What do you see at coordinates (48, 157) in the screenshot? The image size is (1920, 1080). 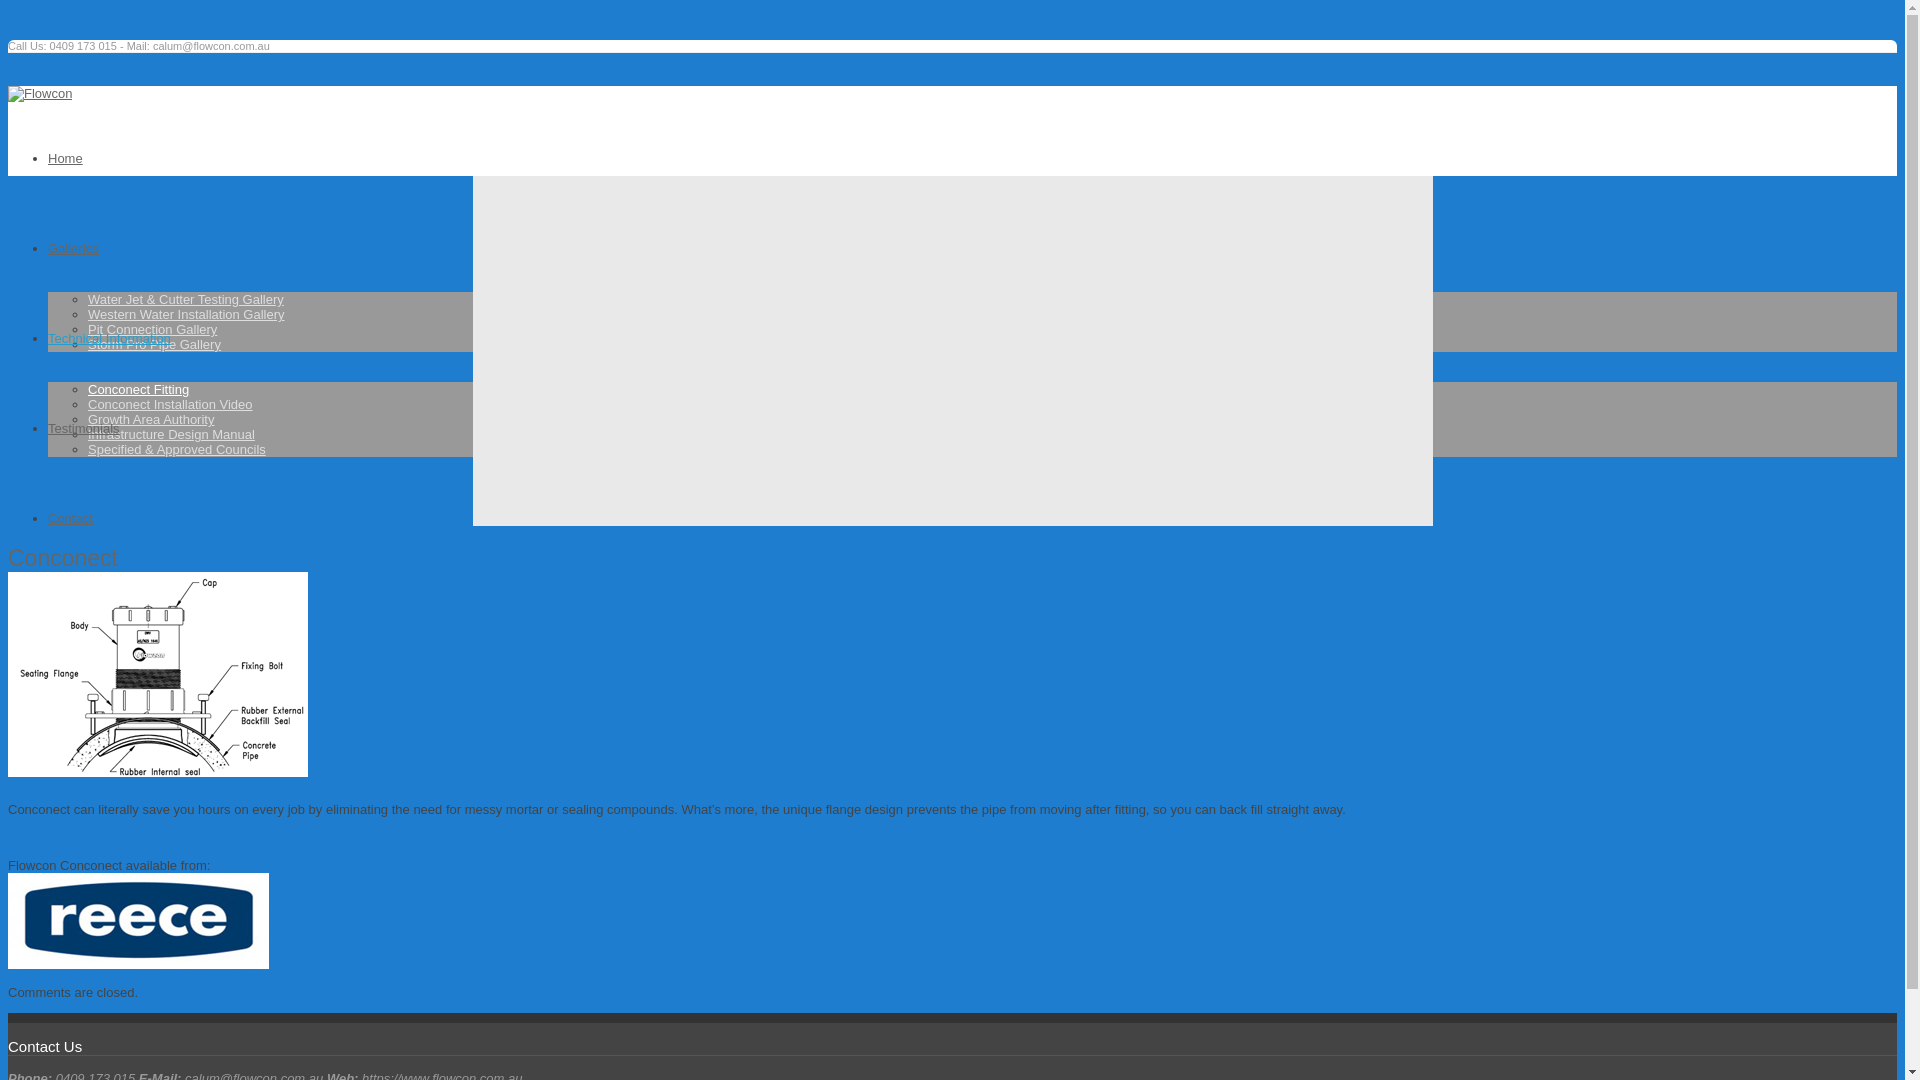 I see `'Home'` at bounding box center [48, 157].